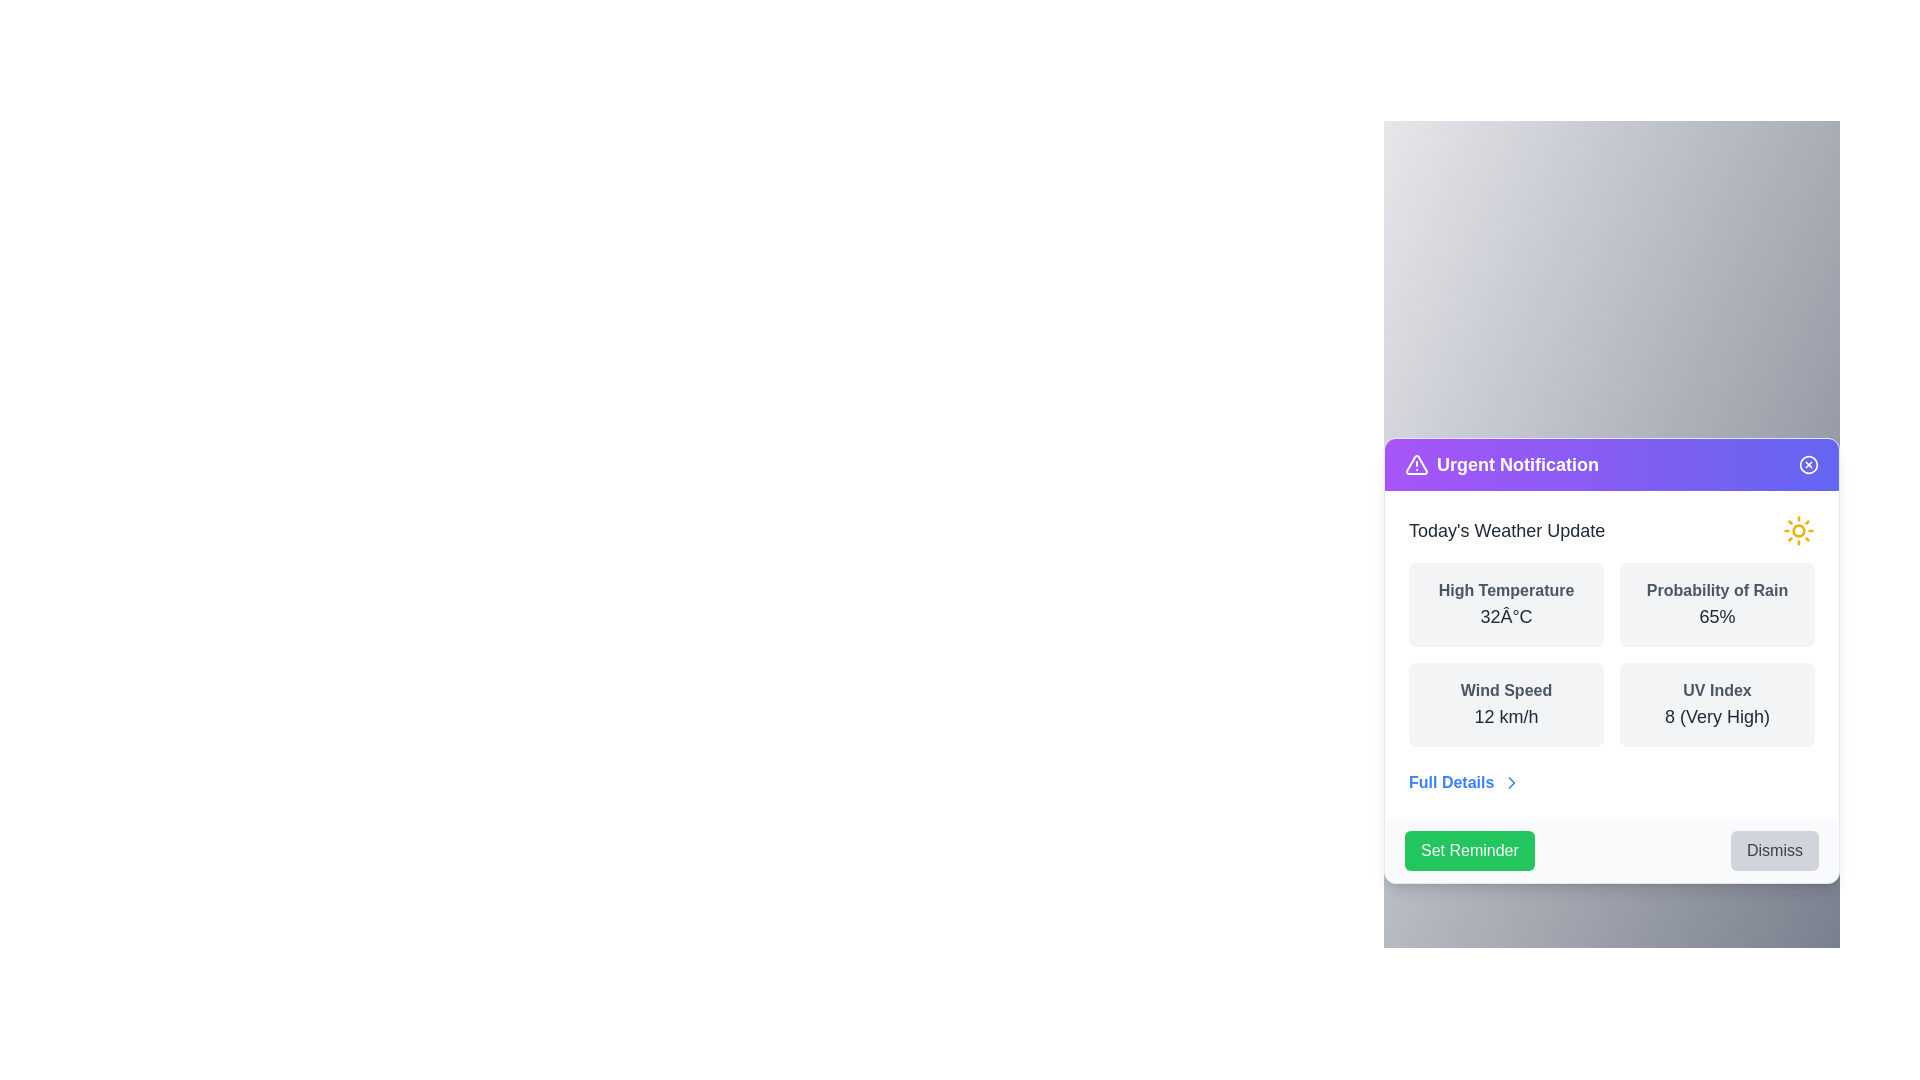 This screenshot has height=1080, width=1920. What do you see at coordinates (1612, 655) in the screenshot?
I see `the Informational Display Box titled 'Today's Weather Update' that displays weather parameters and includes a 'Full Details' link` at bounding box center [1612, 655].